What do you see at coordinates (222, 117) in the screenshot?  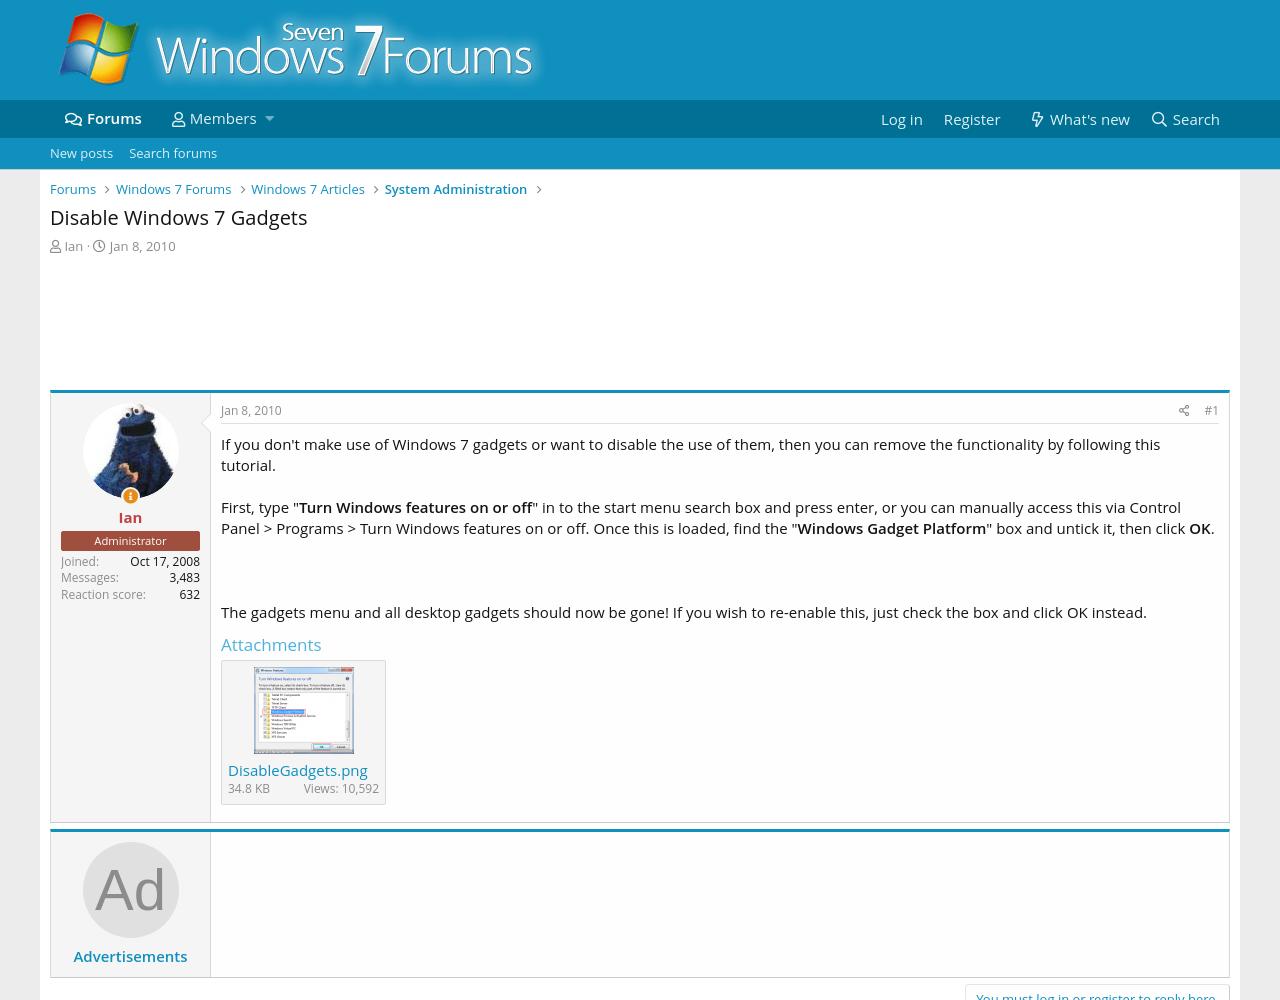 I see `'Members'` at bounding box center [222, 117].